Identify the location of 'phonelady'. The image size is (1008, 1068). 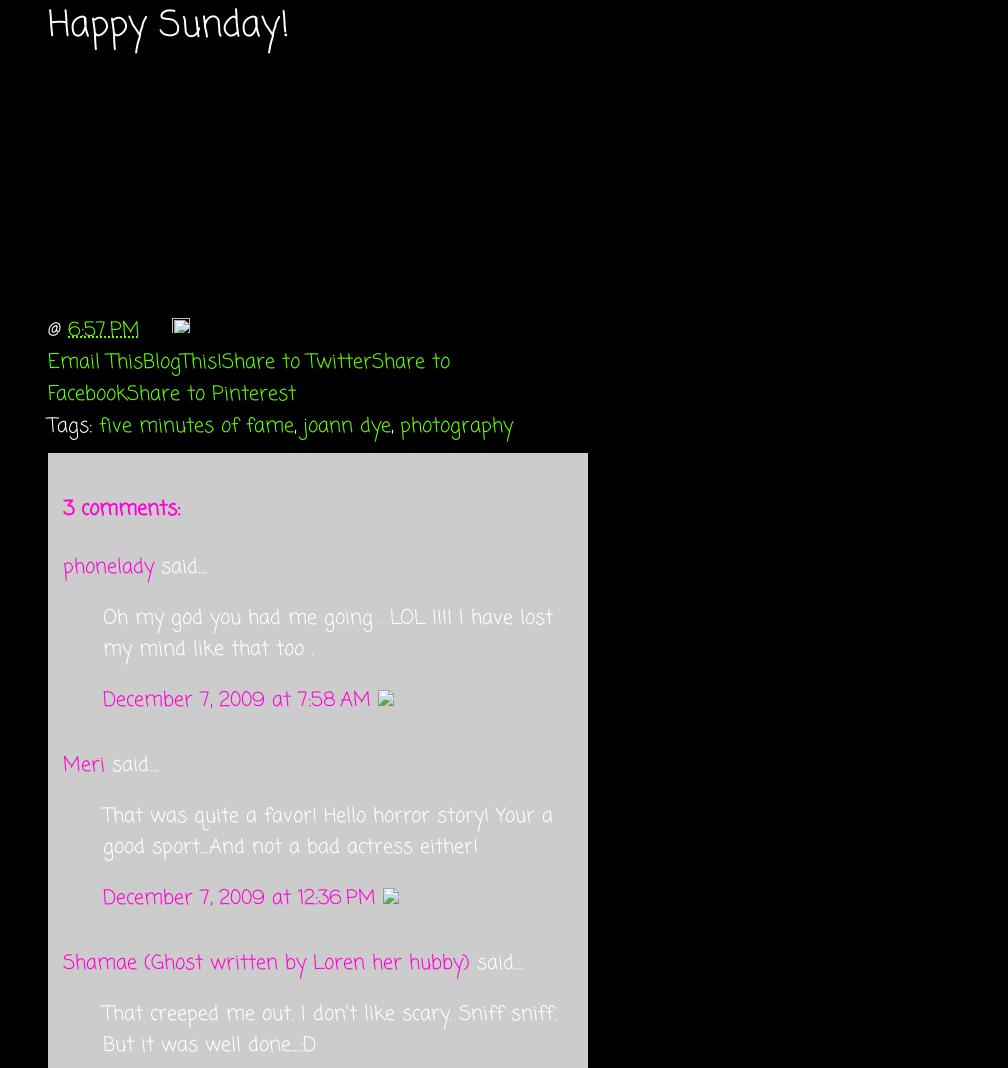
(108, 565).